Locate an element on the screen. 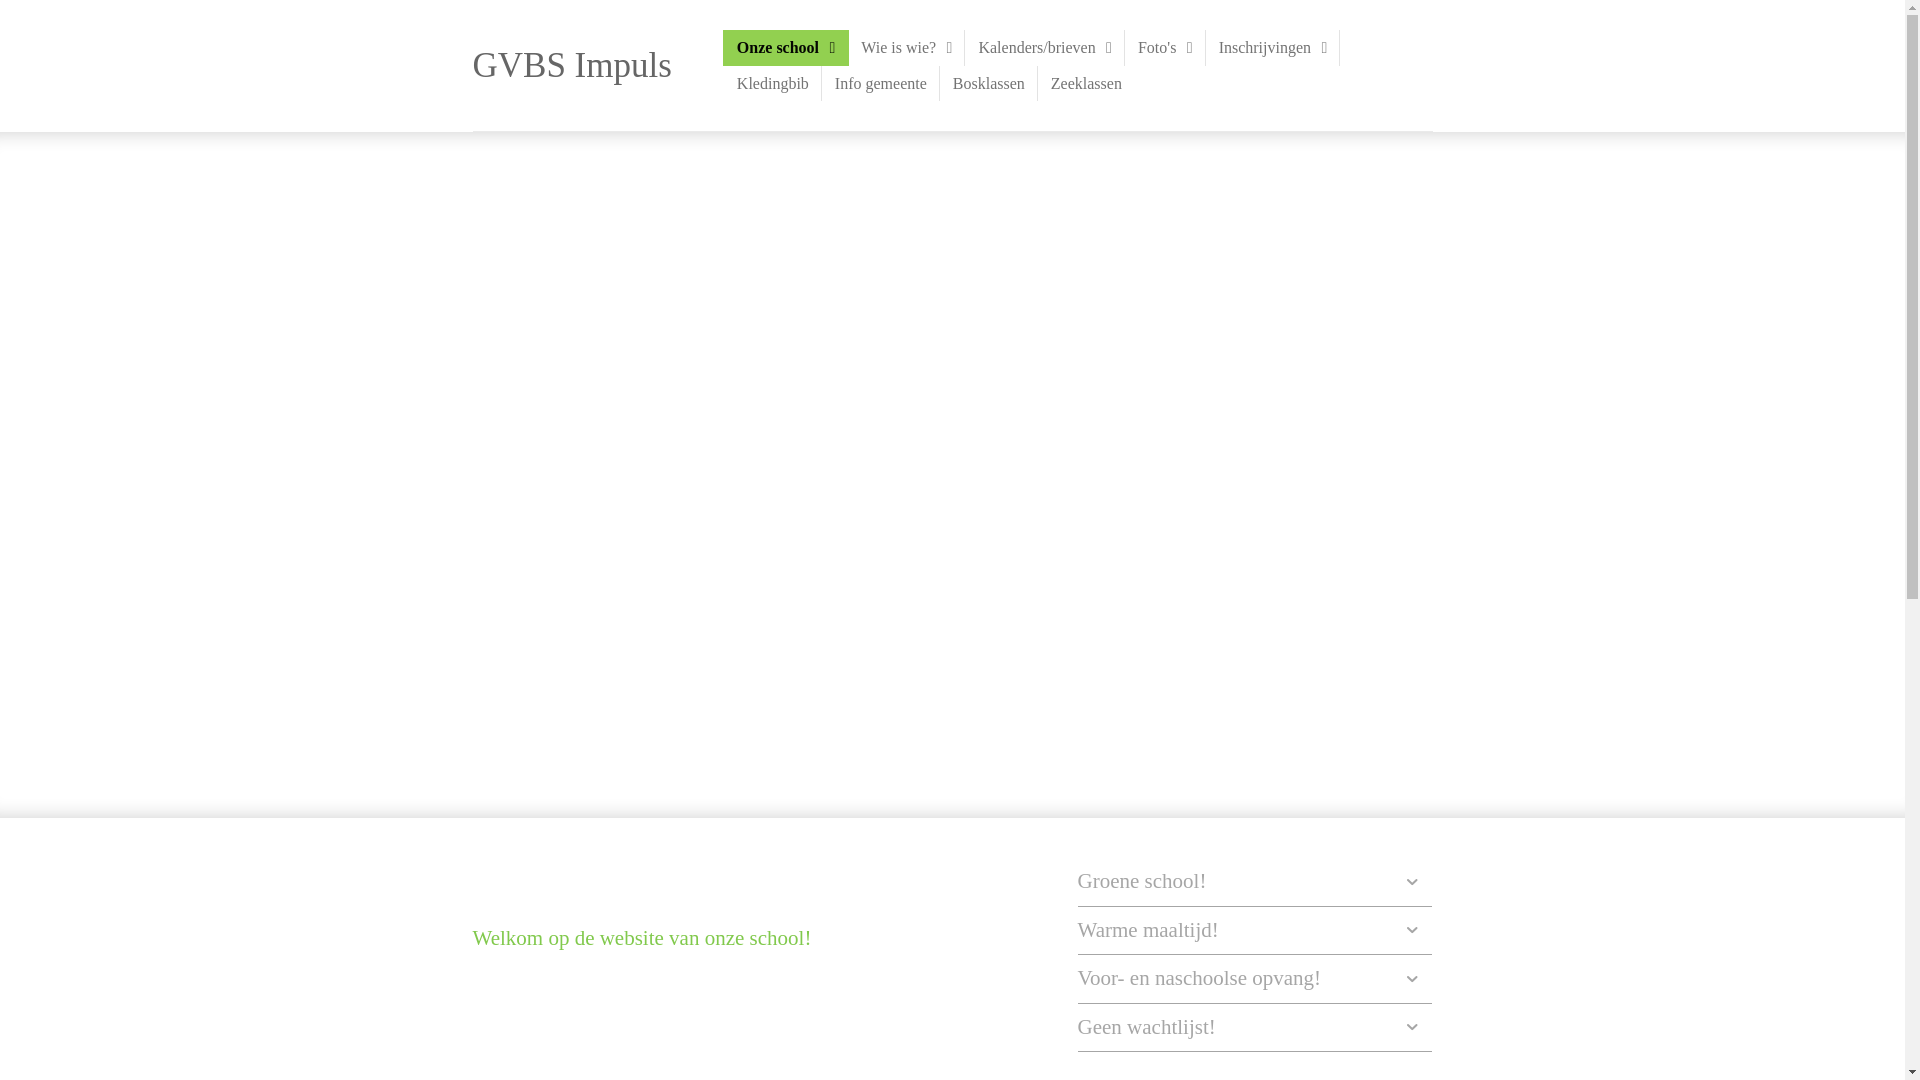 This screenshot has width=1920, height=1080. 'Inschrijvingen' is located at coordinates (1204, 46).